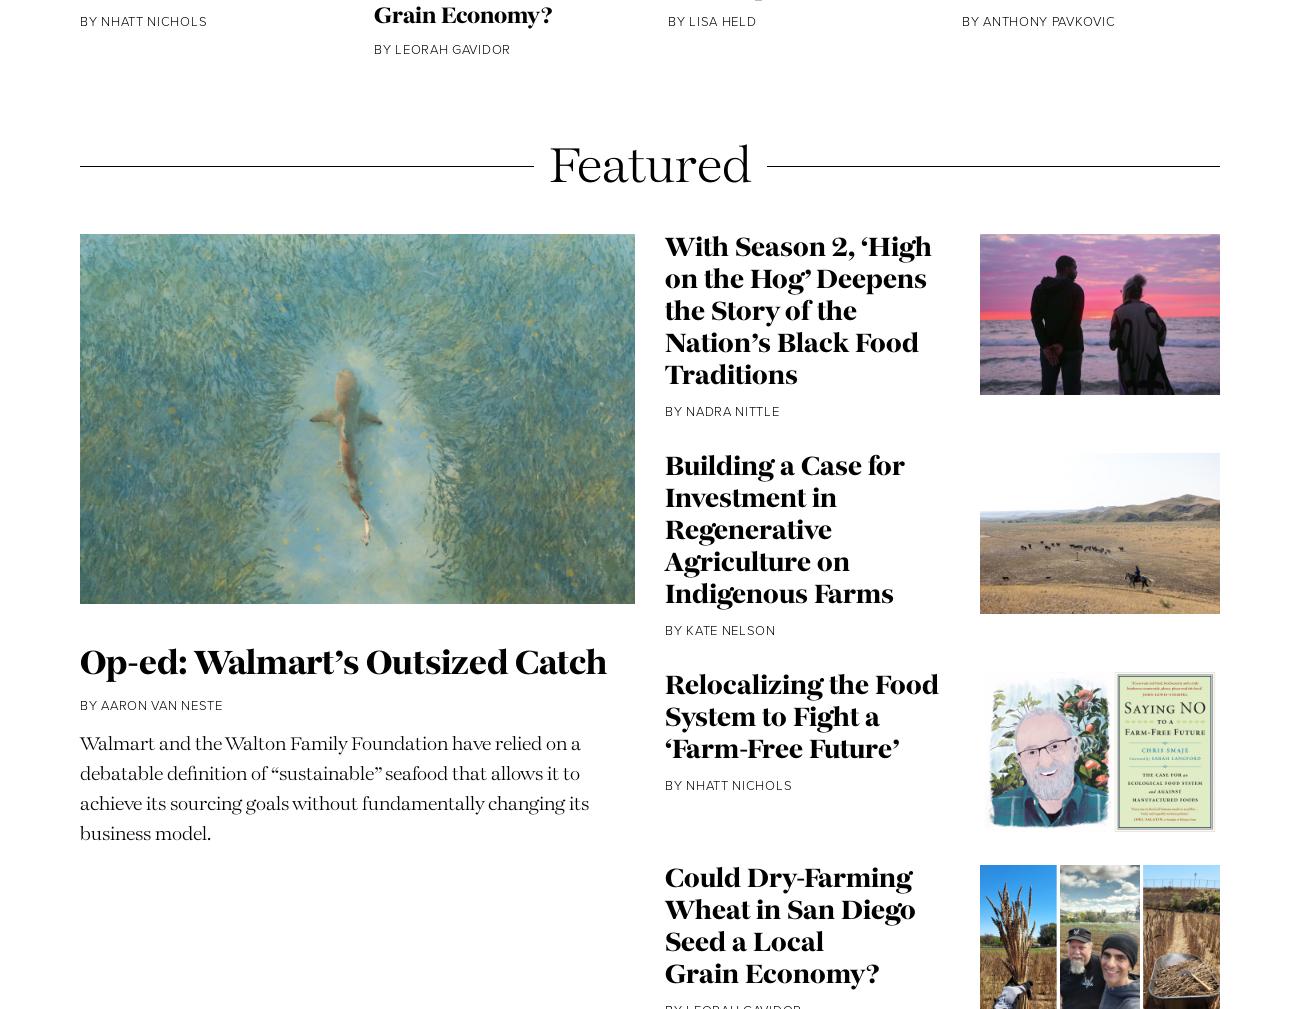  What do you see at coordinates (333, 850) in the screenshot?
I see `'Walmart and the Walton Family Foundation have relied on a debatable definition of “sustainable” seafood that allows it to achieve its sourcing goals without fundamentally changing its business model.'` at bounding box center [333, 850].